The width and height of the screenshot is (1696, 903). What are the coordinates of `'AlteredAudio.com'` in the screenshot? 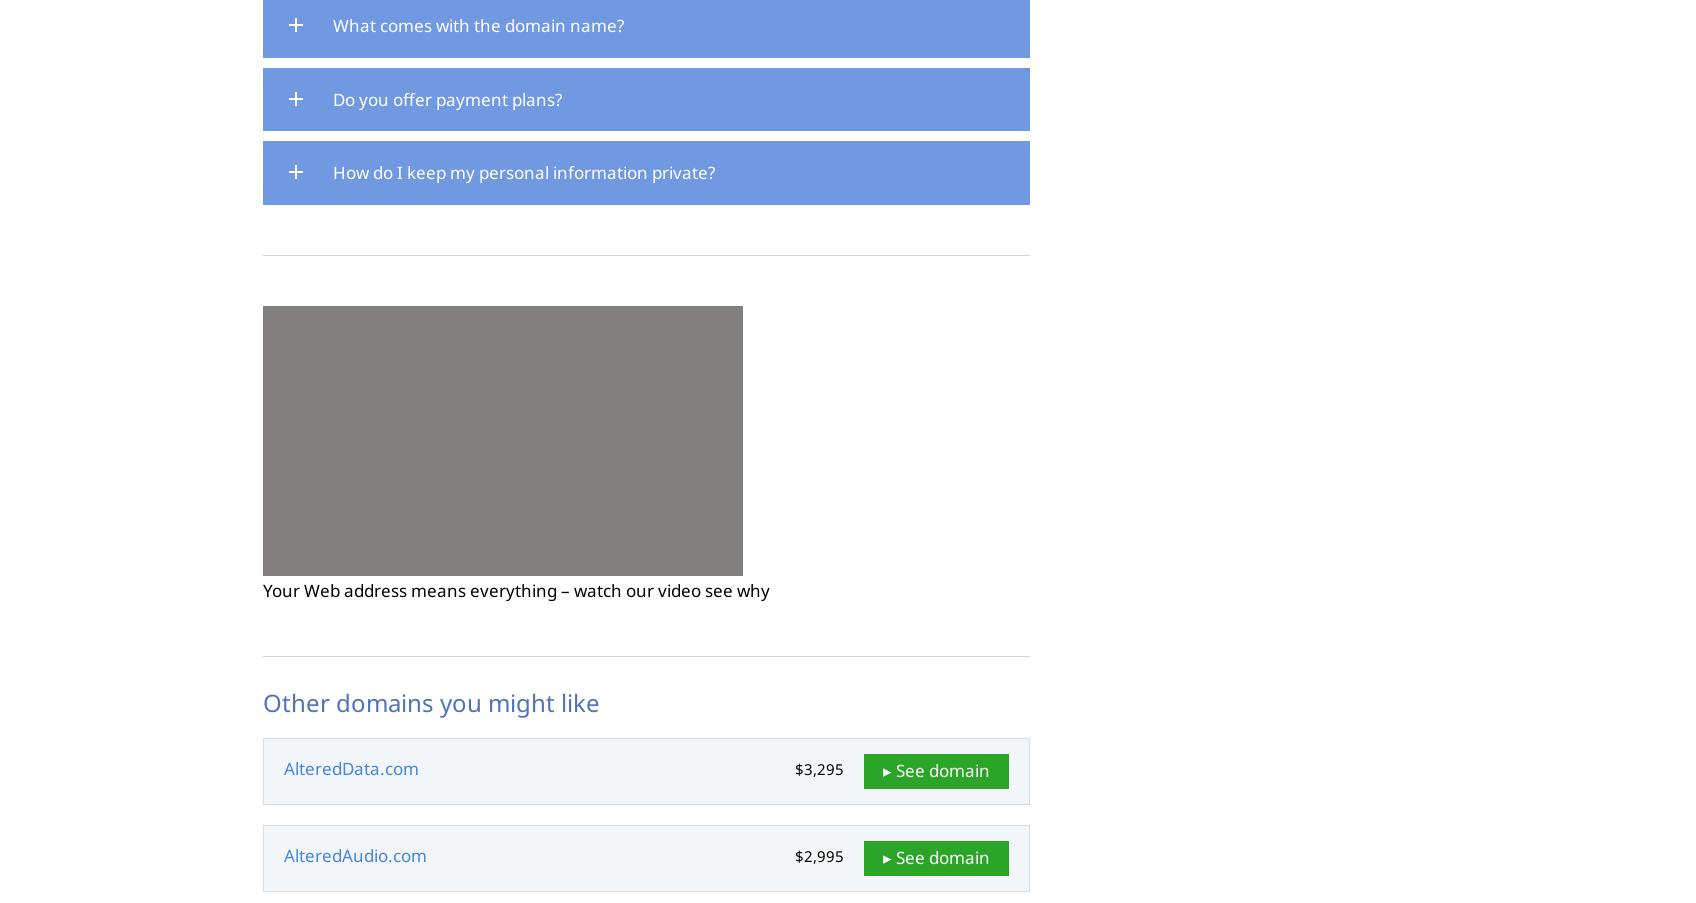 It's located at (284, 855).